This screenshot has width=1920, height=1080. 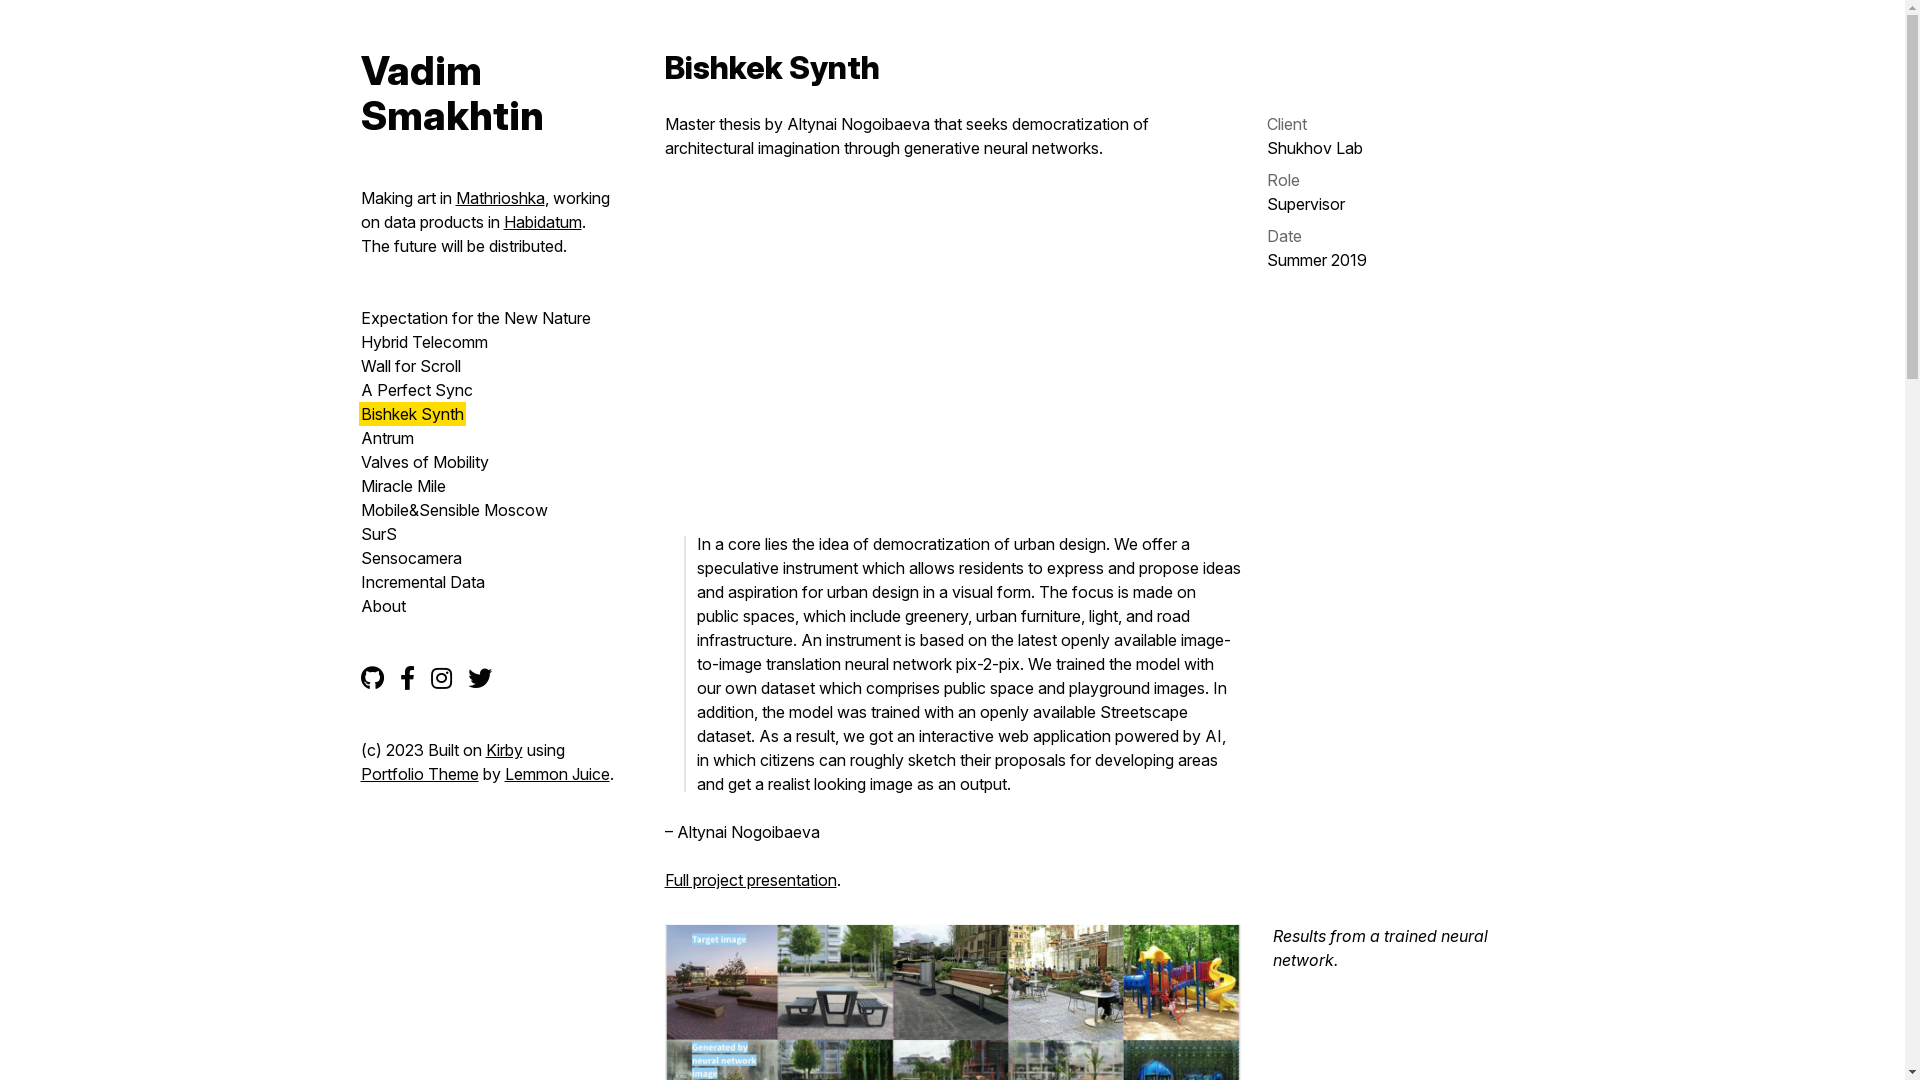 What do you see at coordinates (542, 222) in the screenshot?
I see `'Habidatum'` at bounding box center [542, 222].